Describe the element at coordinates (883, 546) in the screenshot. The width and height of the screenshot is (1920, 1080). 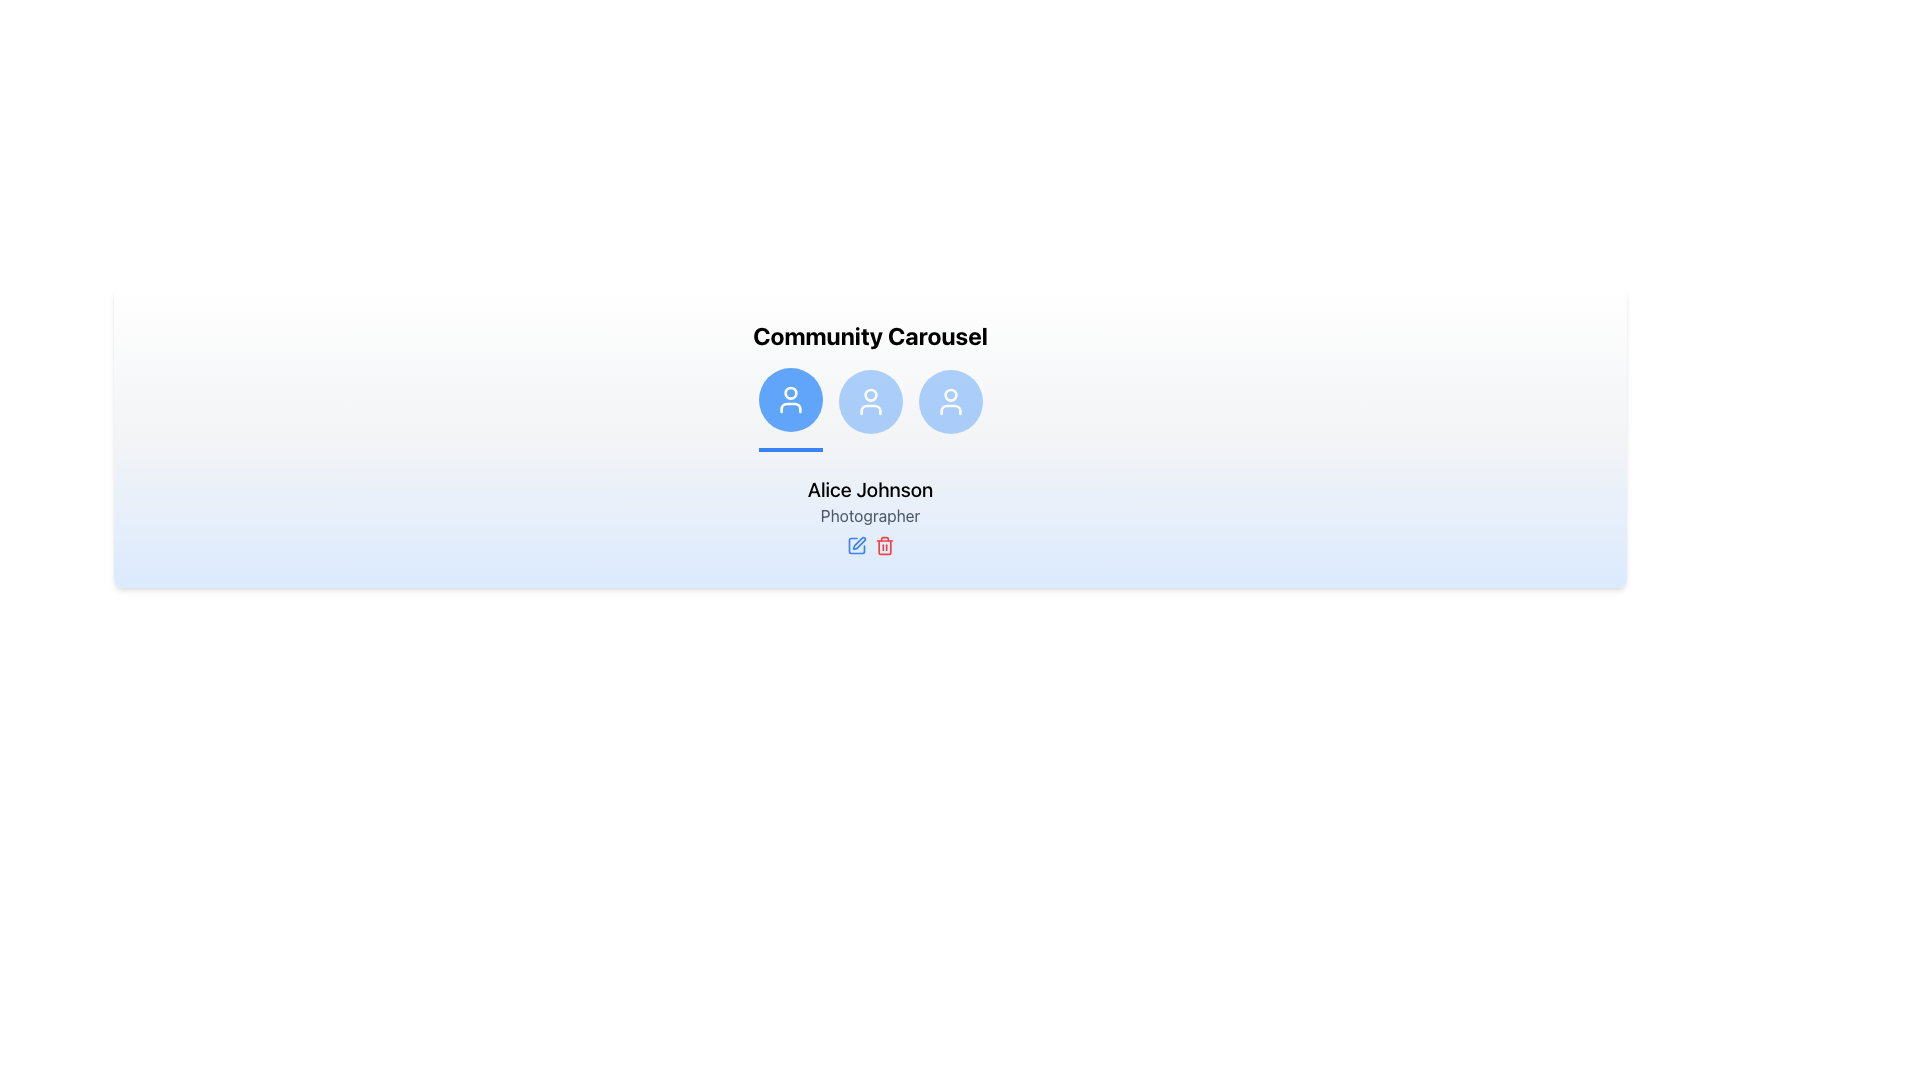
I see `the red trash can icon button located to the right of the blue pen icon, which is positioned below the text 'Alice Johnson Photographer', to invoke the delete functionality` at that location.